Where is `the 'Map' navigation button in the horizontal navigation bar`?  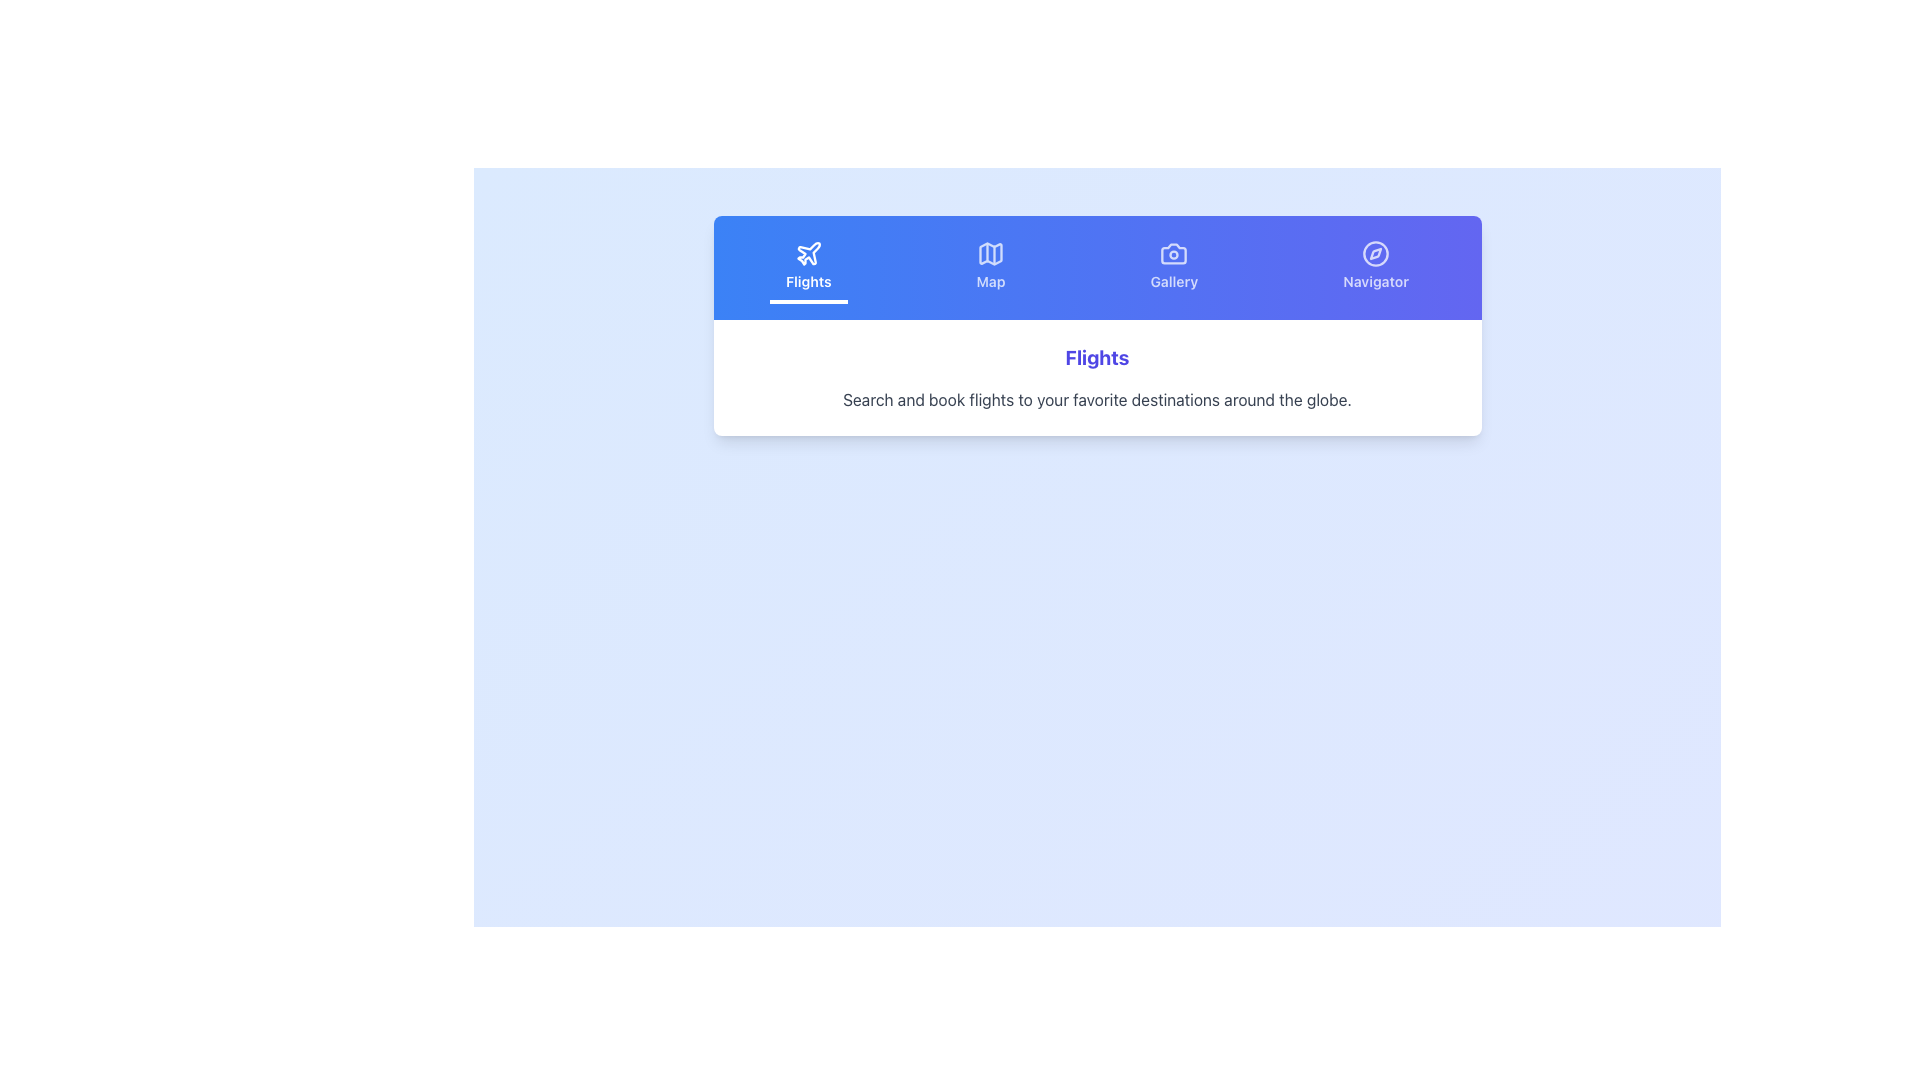 the 'Map' navigation button in the horizontal navigation bar is located at coordinates (991, 266).